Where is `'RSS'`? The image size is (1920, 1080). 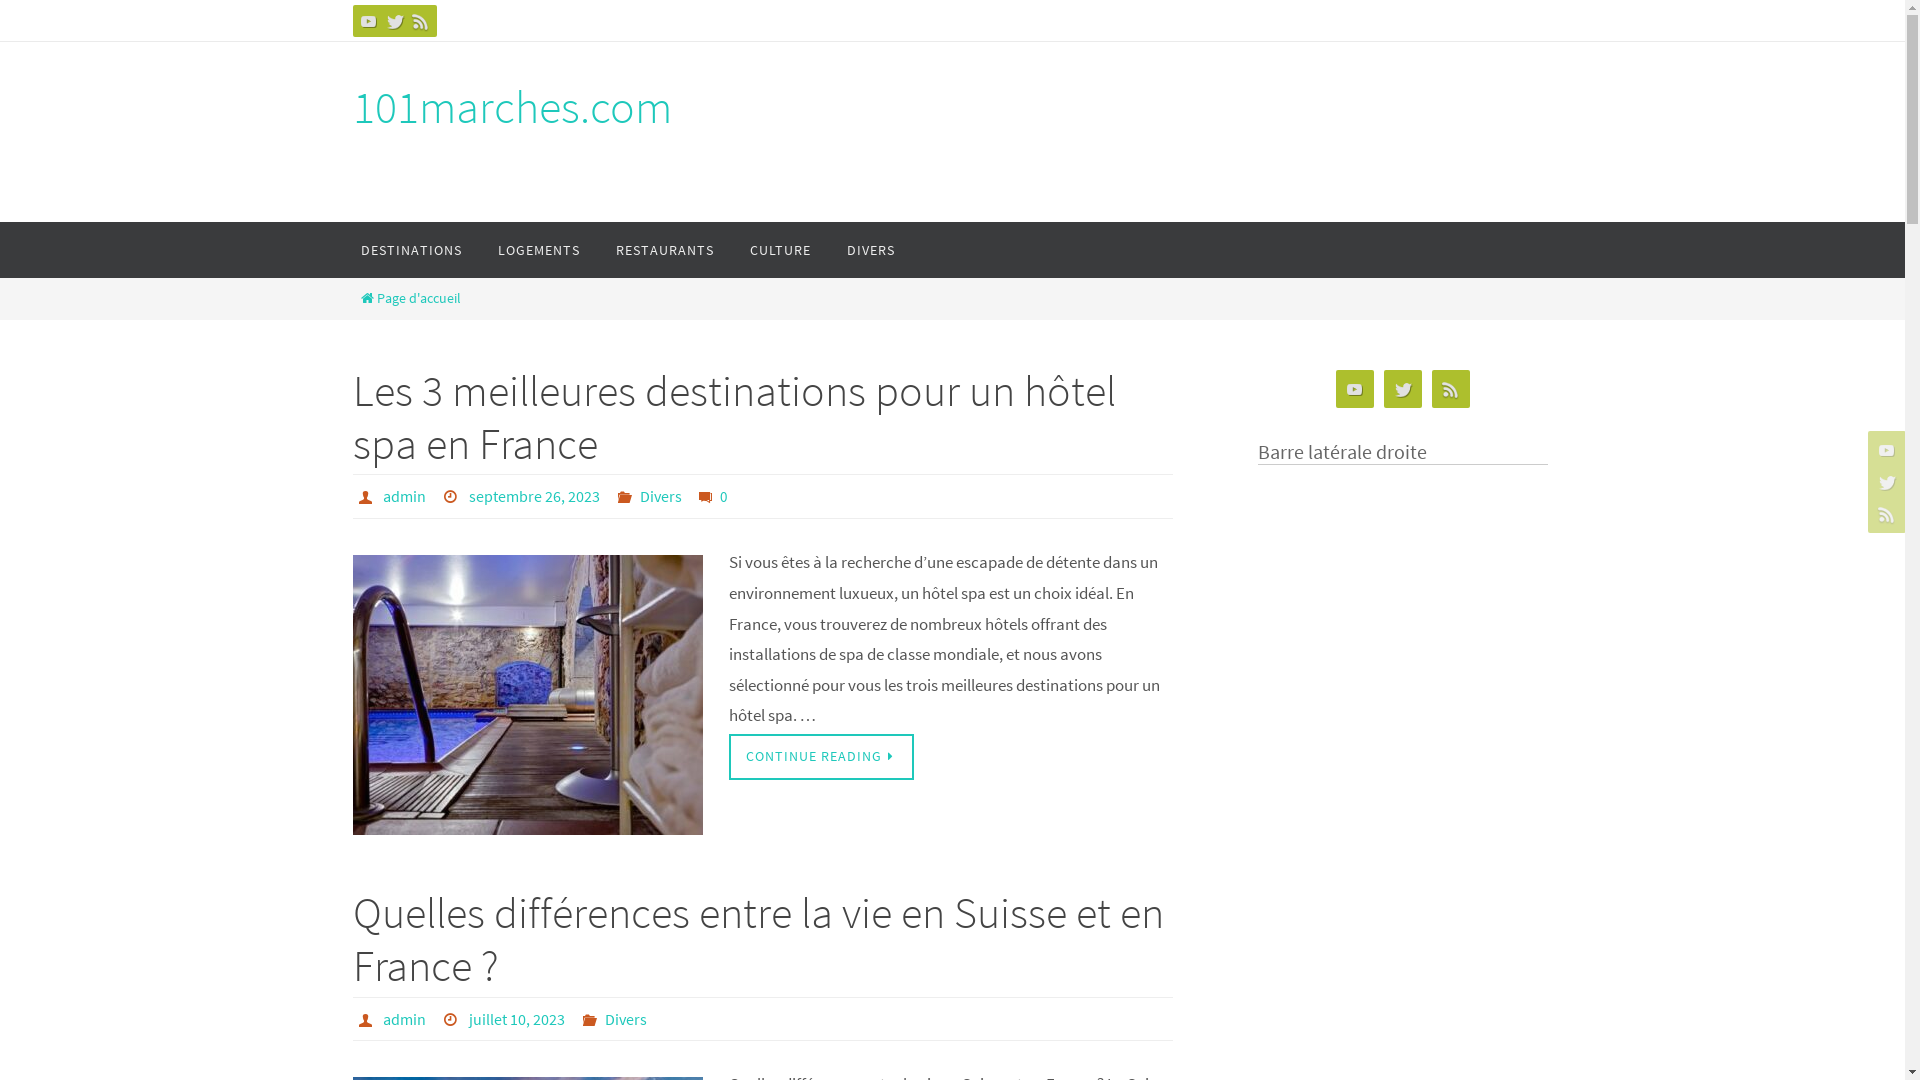
'RSS' is located at coordinates (402, 20).